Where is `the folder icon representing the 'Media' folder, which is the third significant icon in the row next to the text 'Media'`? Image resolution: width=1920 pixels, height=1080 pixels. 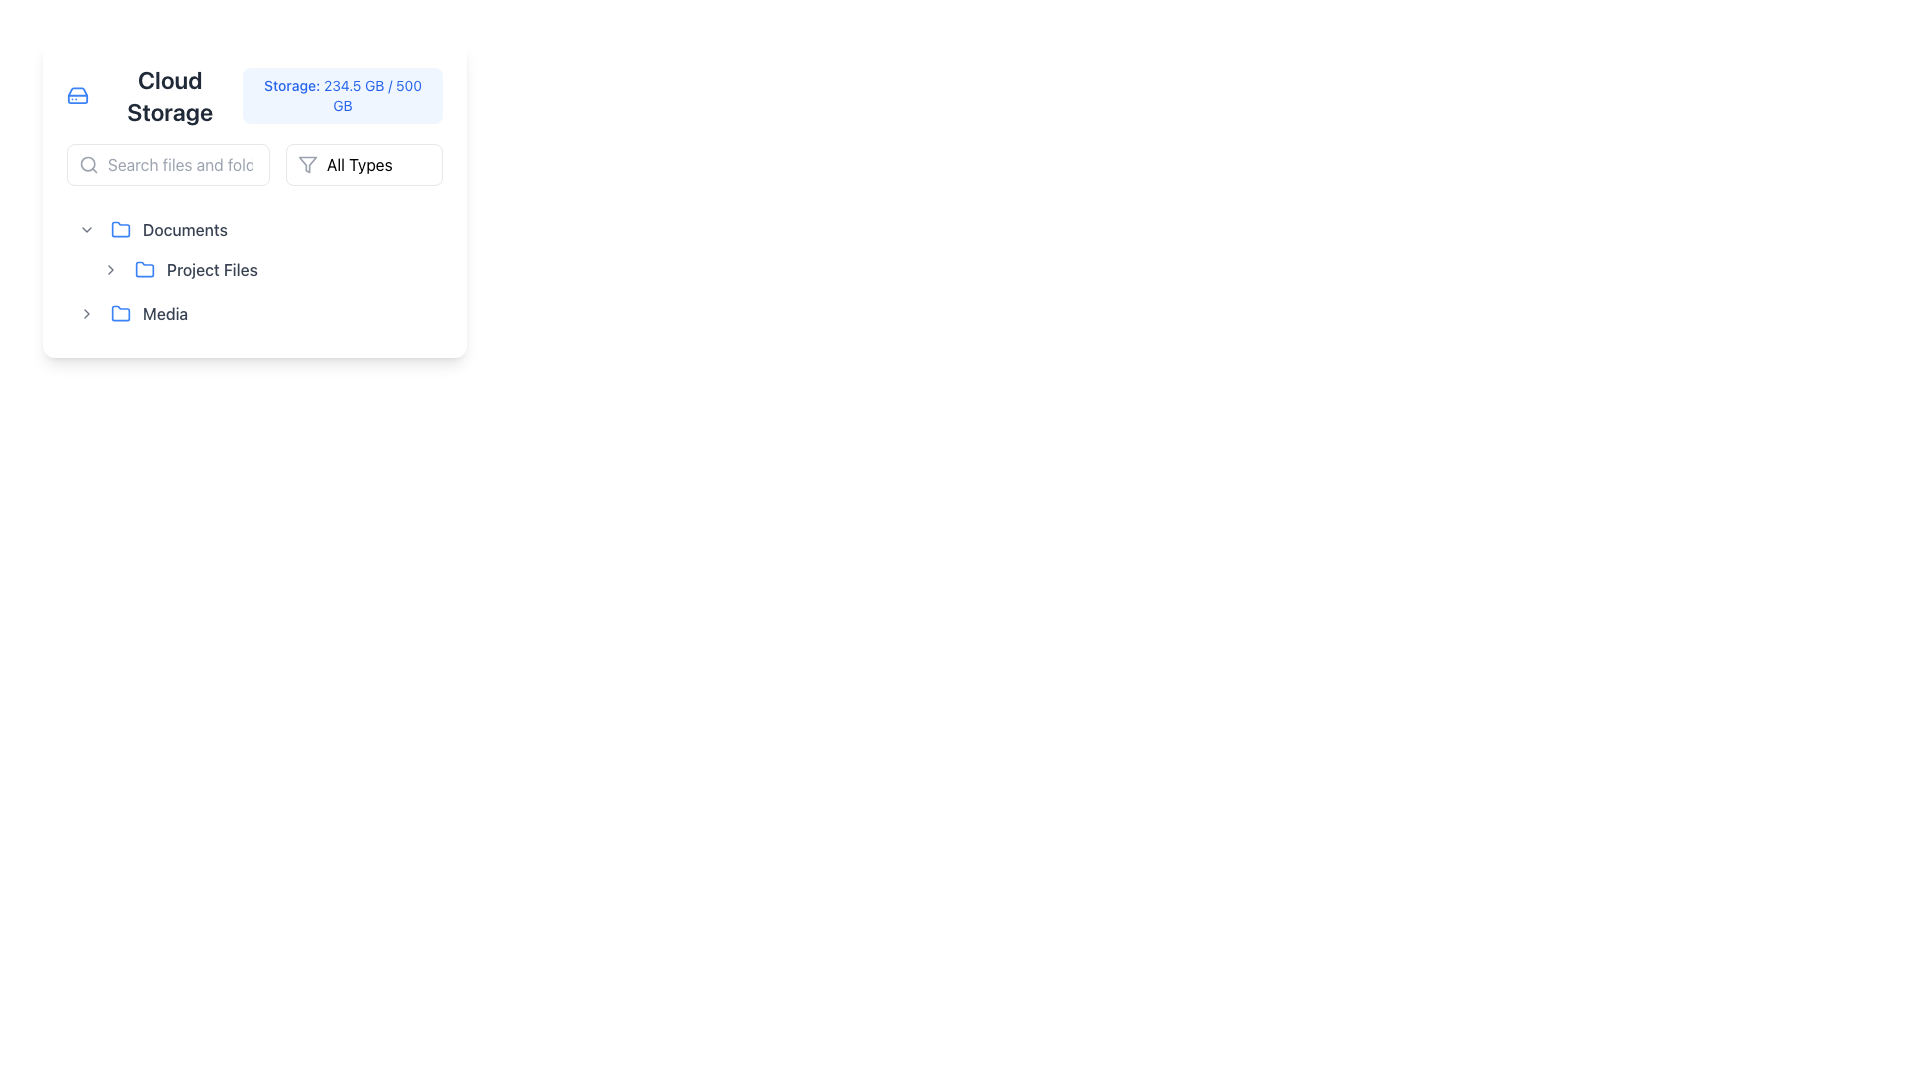 the folder icon representing the 'Media' folder, which is the third significant icon in the row next to the text 'Media' is located at coordinates (119, 313).